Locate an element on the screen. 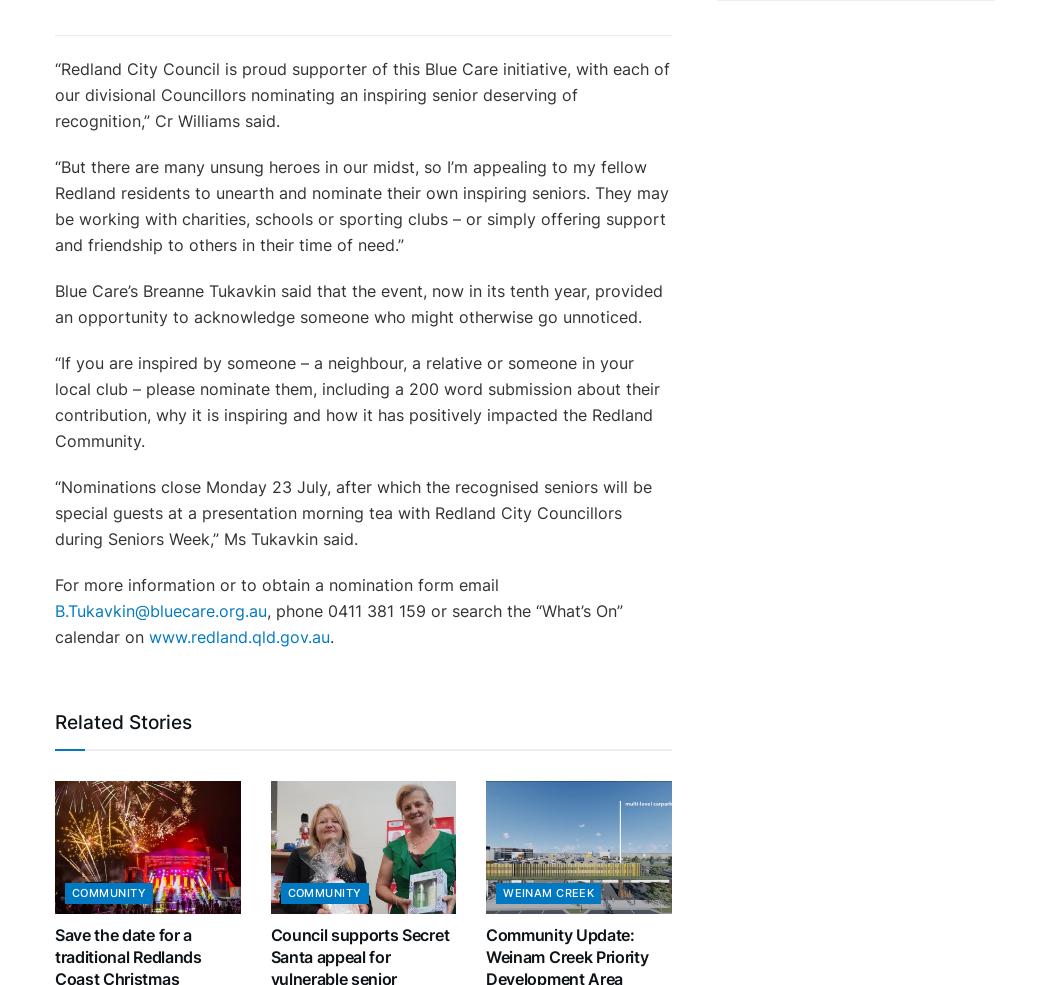 This screenshot has height=985, width=1050. '“Redland City Council is proud supporter of this Blue Care initiative, with each of our divisional Councillors nominating an inspiring senior deserving of recognition,” Cr Williams said.' is located at coordinates (361, 92).